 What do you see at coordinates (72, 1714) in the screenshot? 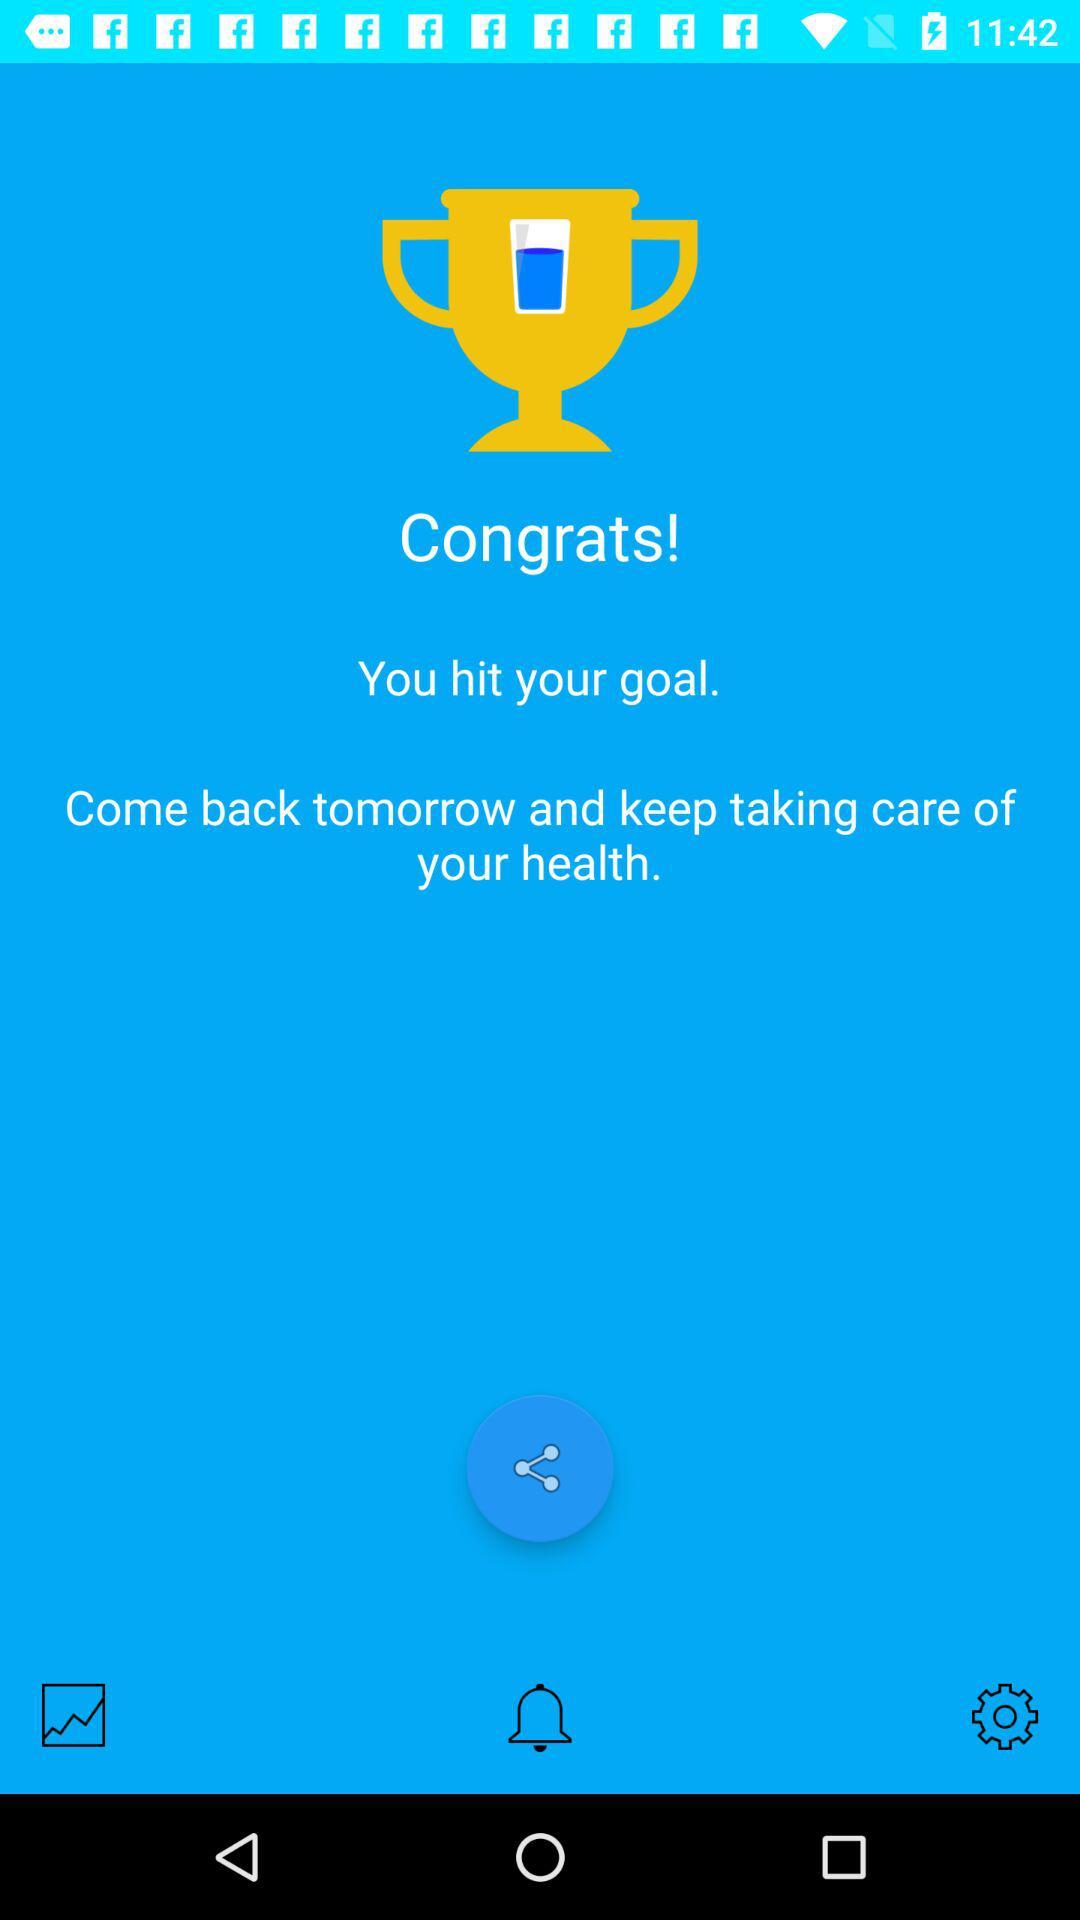
I see `show history` at bounding box center [72, 1714].